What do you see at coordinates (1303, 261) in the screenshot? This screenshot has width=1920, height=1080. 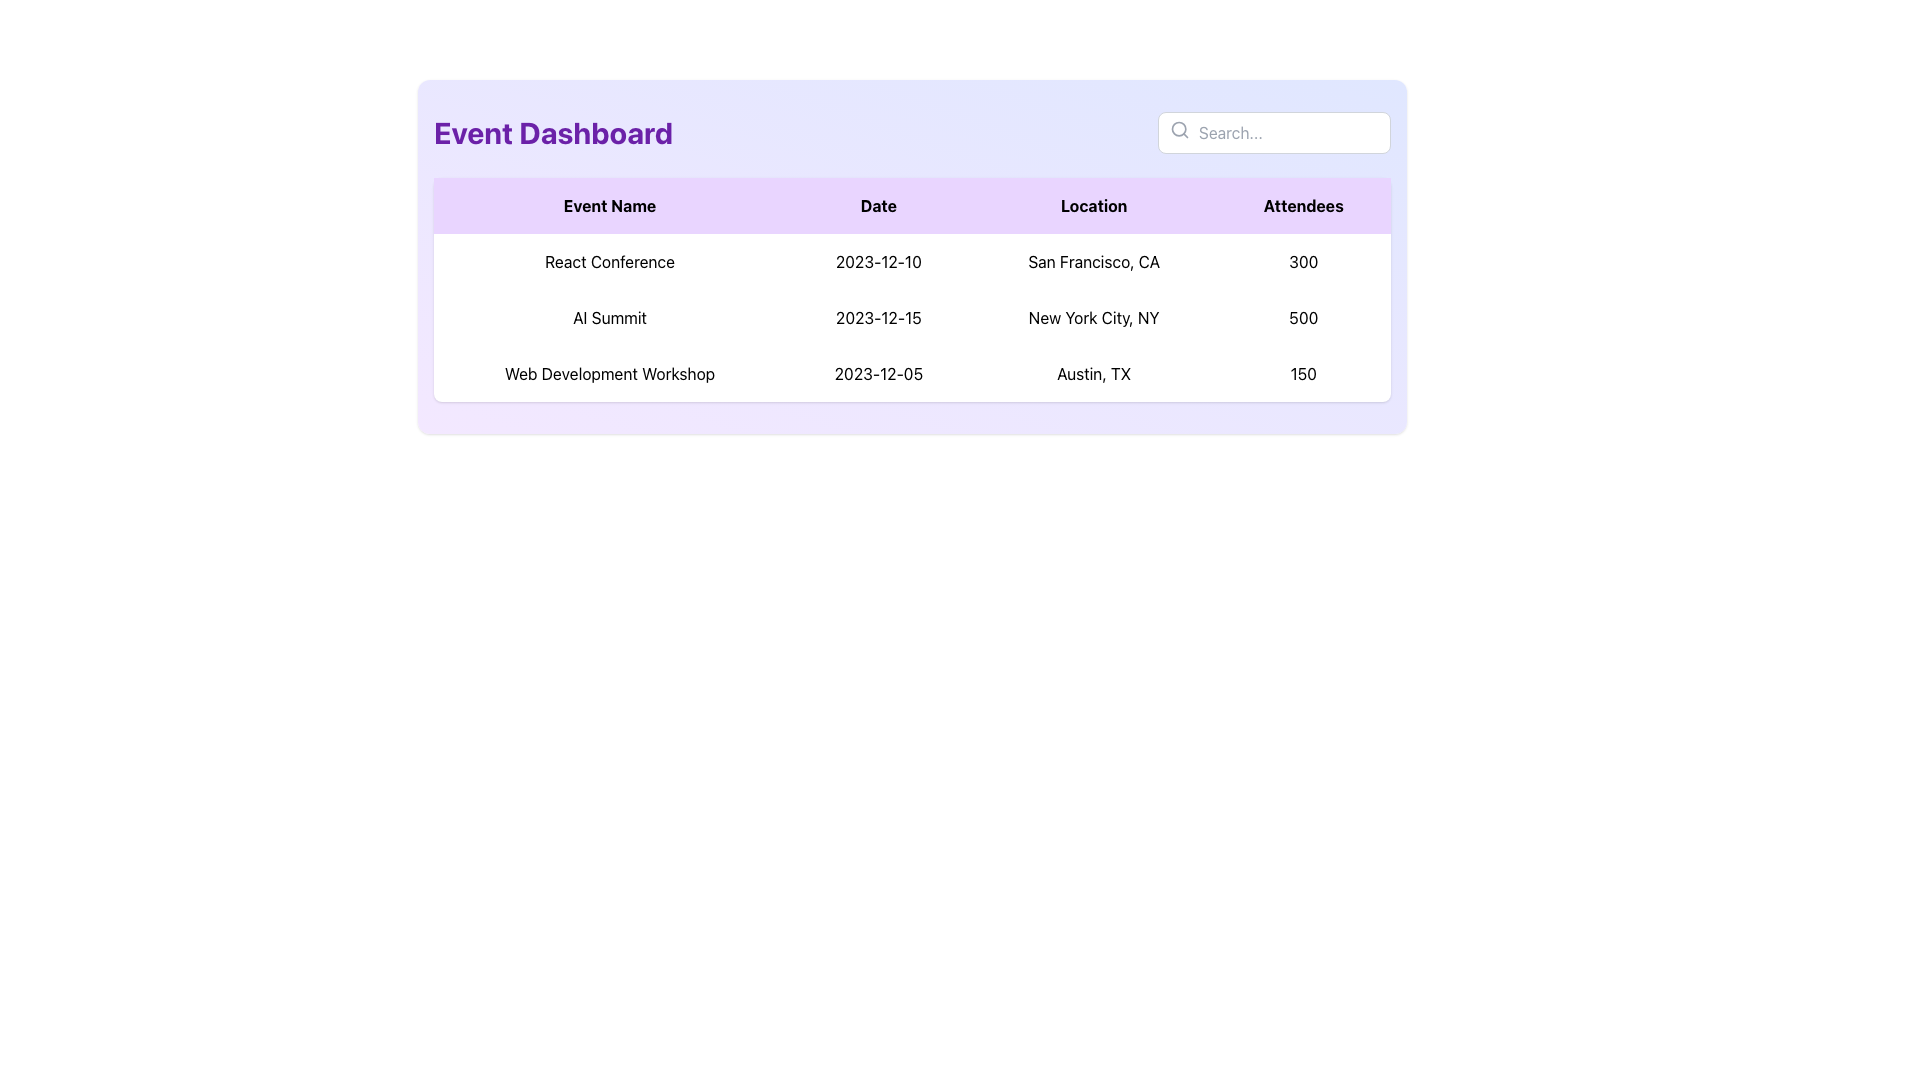 I see `the Text label displaying '300' under the 'Attendees' column for the 'React Conference' row` at bounding box center [1303, 261].